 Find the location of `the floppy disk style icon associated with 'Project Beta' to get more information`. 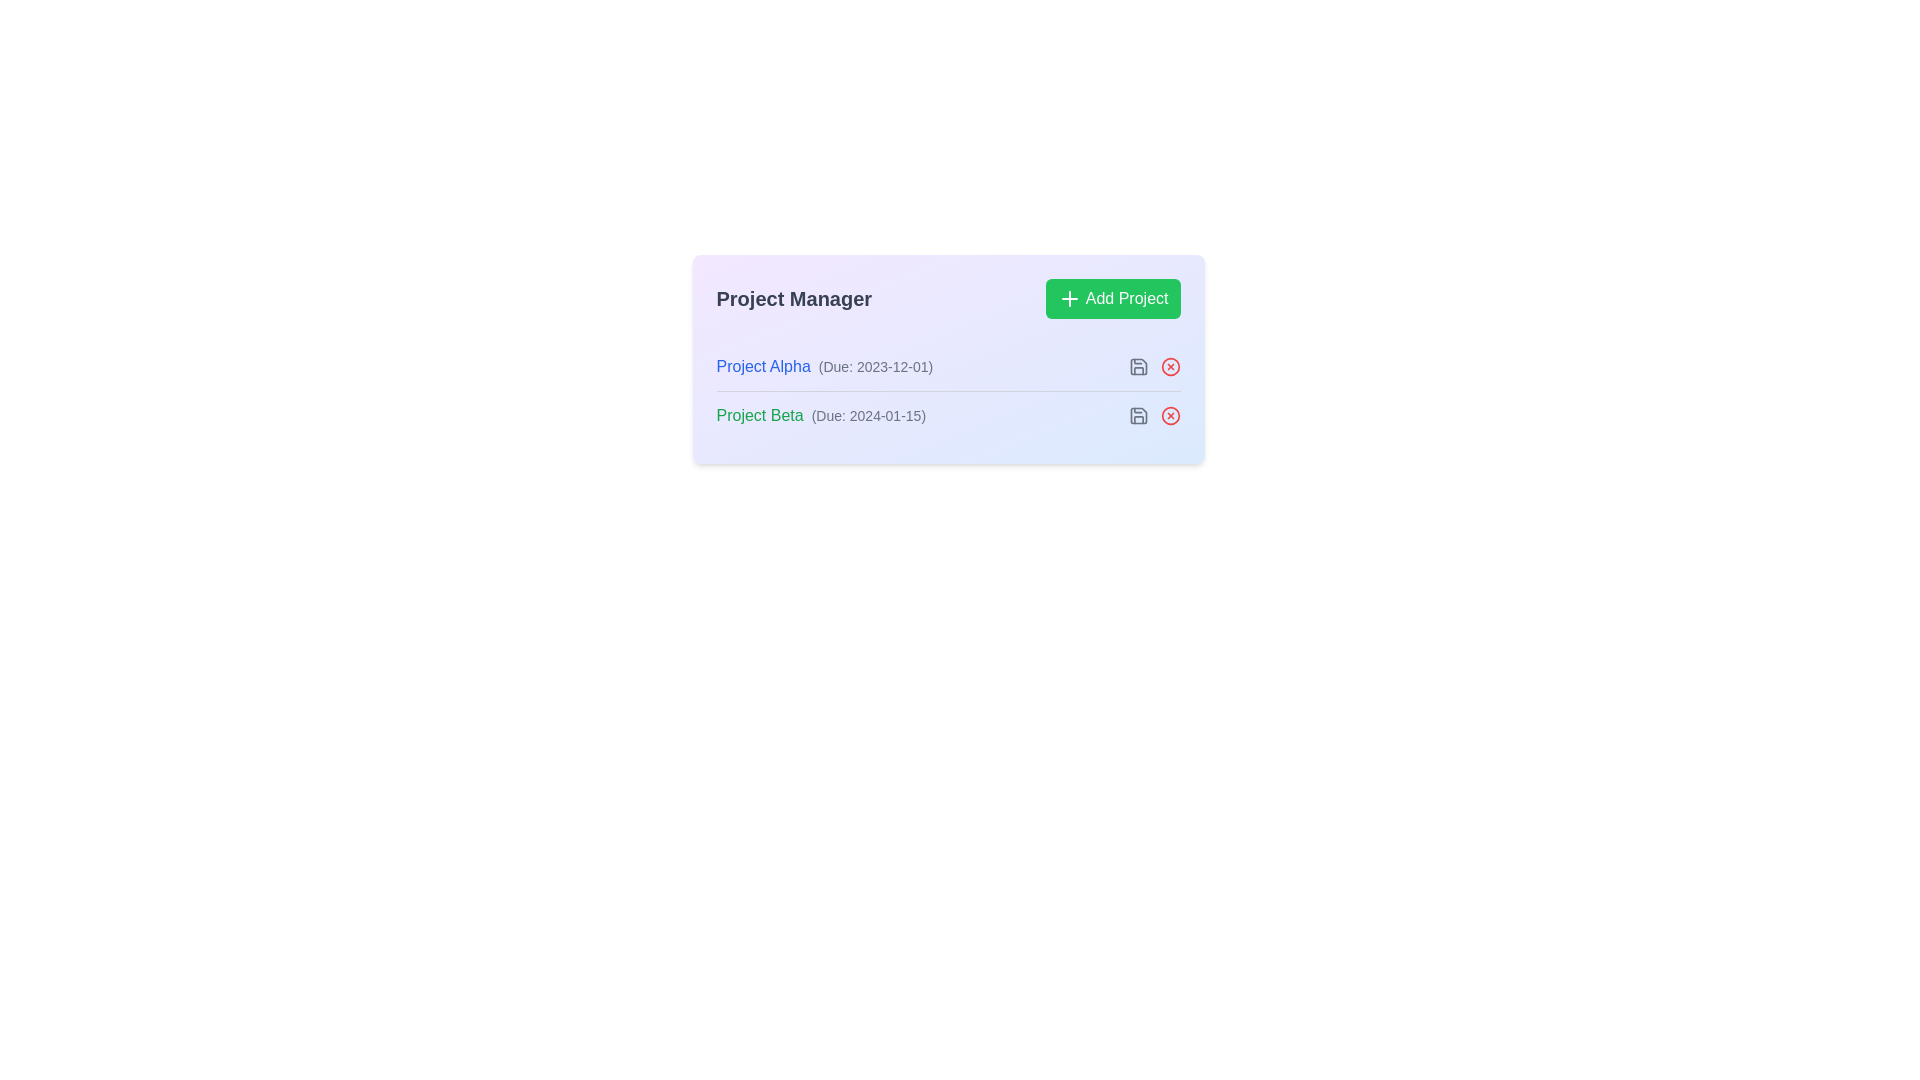

the floppy disk style icon associated with 'Project Beta' to get more information is located at coordinates (1138, 366).